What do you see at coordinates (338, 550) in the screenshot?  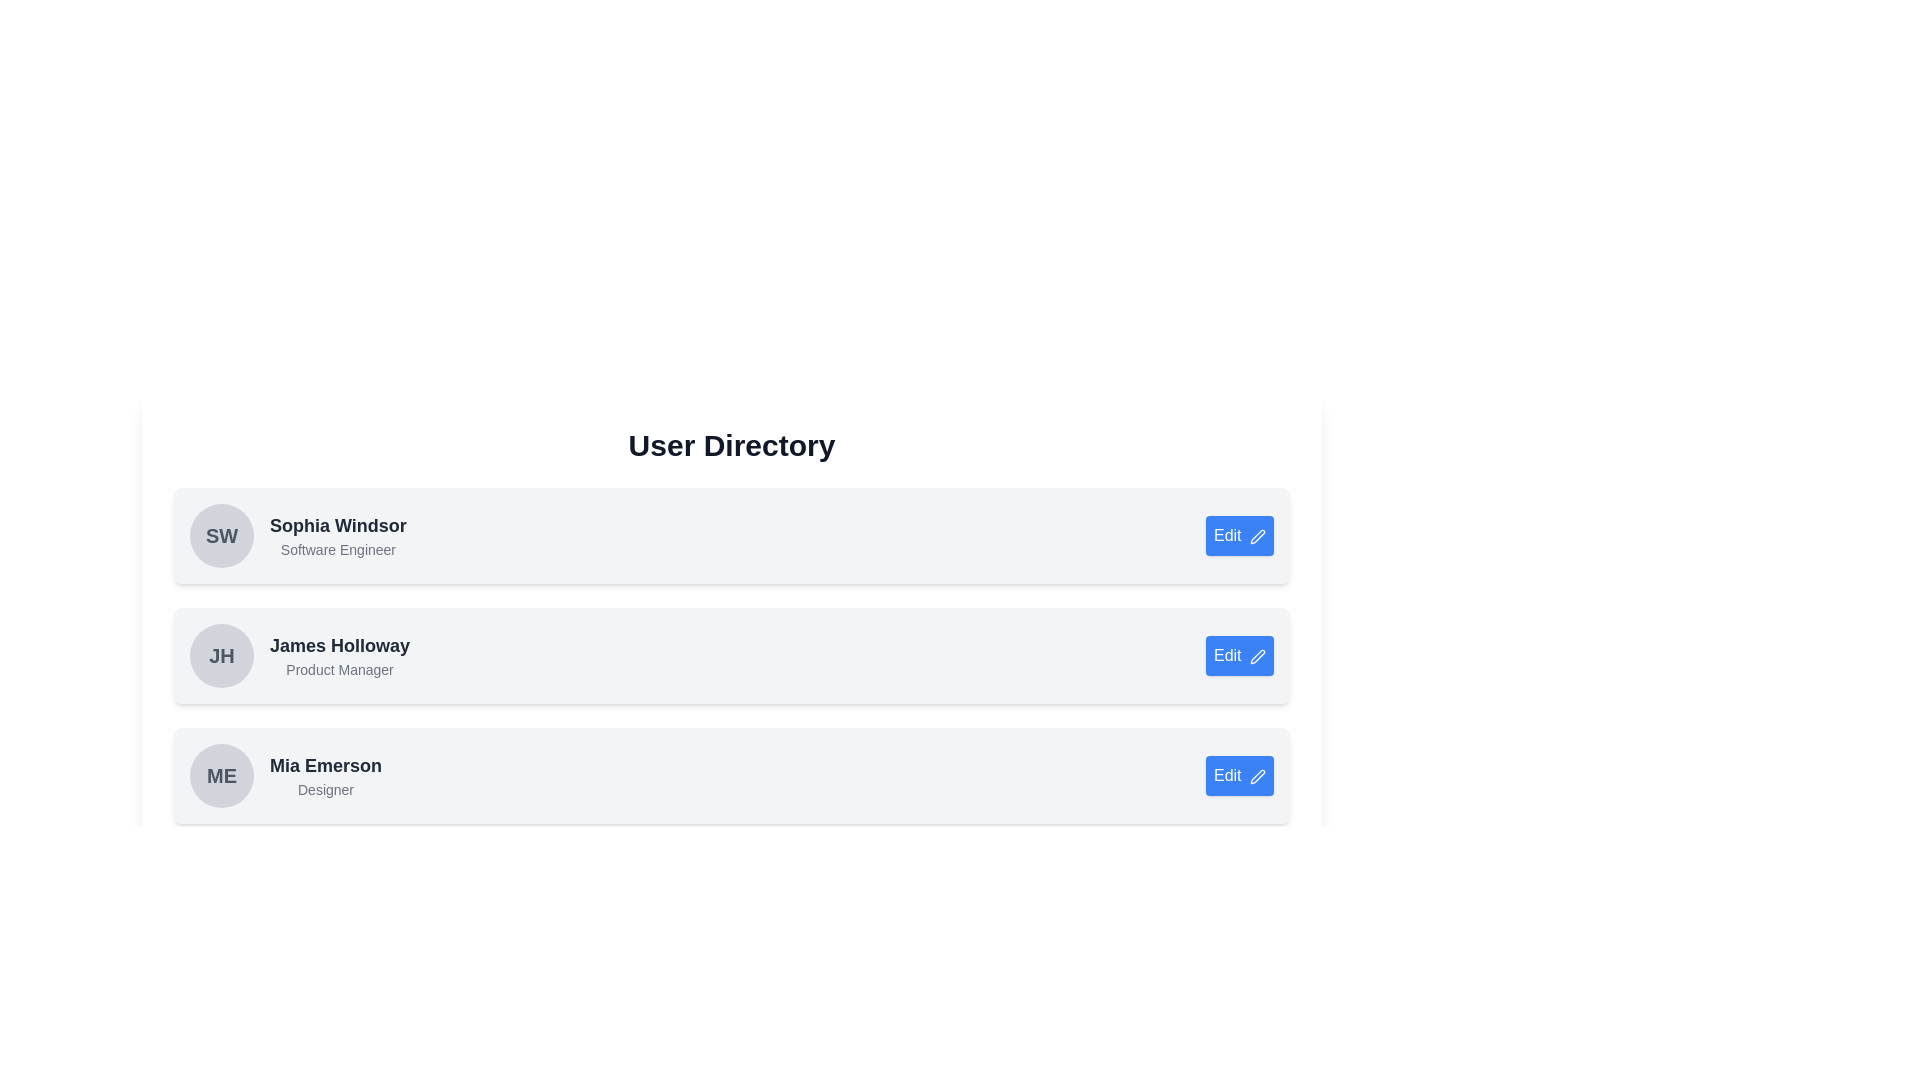 I see `the text content of the label indicating the role or job title of the user 'Sophia Windsor', which is positioned below the user's name in the profile list` at bounding box center [338, 550].